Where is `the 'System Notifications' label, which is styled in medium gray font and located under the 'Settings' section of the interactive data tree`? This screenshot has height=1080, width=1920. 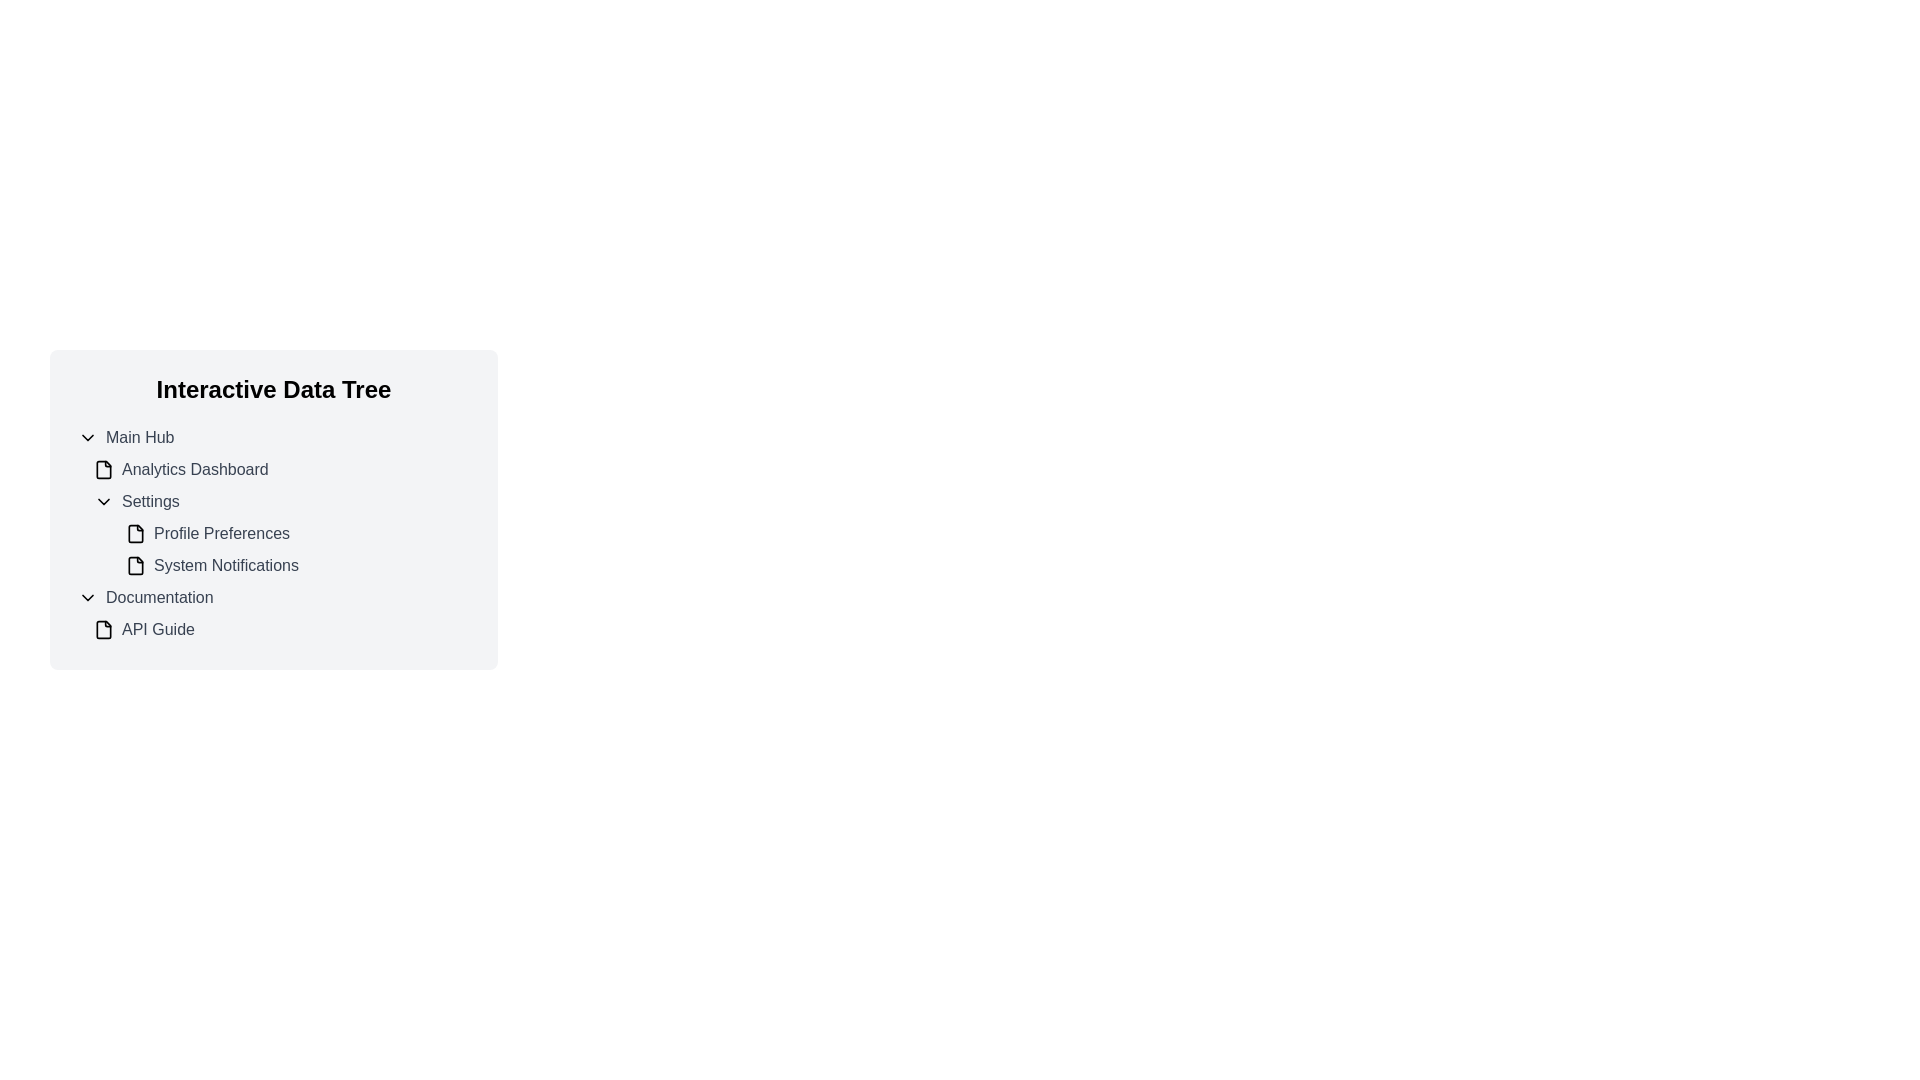
the 'System Notifications' label, which is styled in medium gray font and located under the 'Settings' section of the interactive data tree is located at coordinates (226, 566).